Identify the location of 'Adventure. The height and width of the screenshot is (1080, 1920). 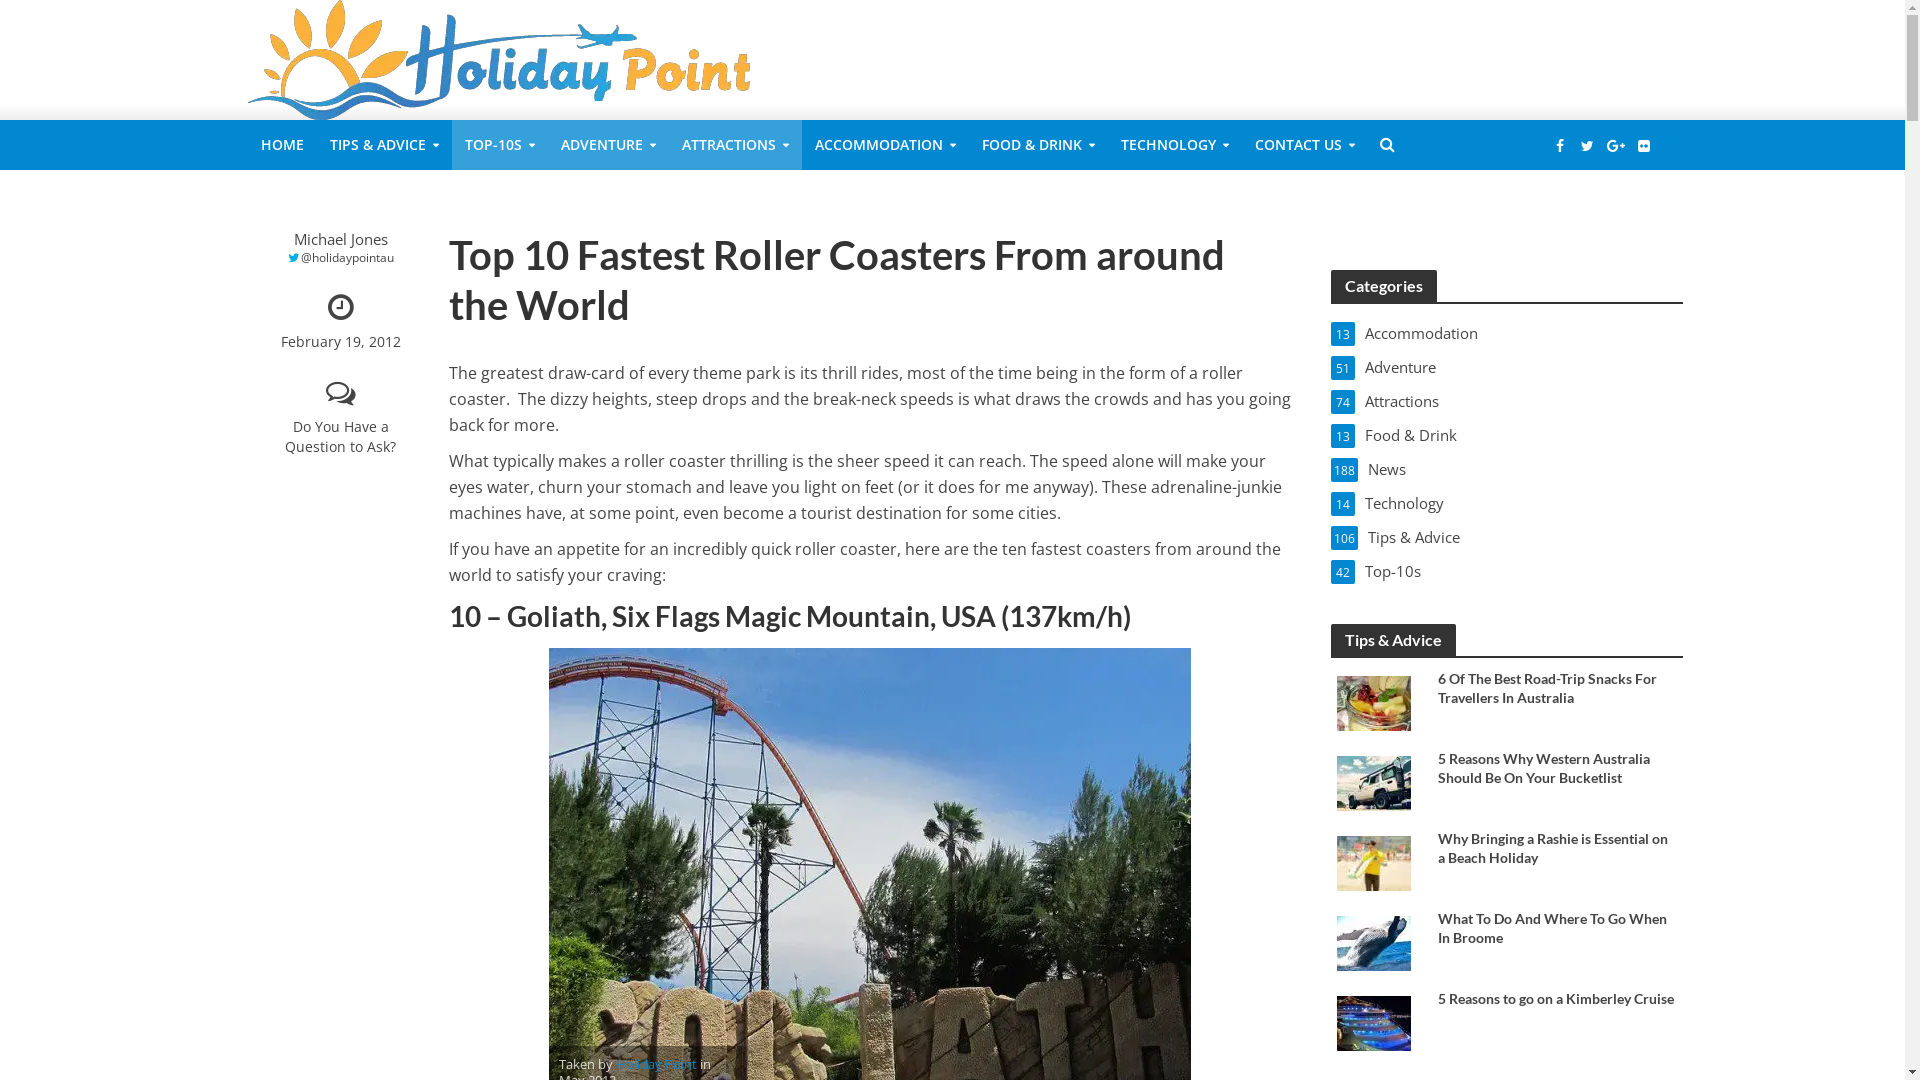
(1507, 366).